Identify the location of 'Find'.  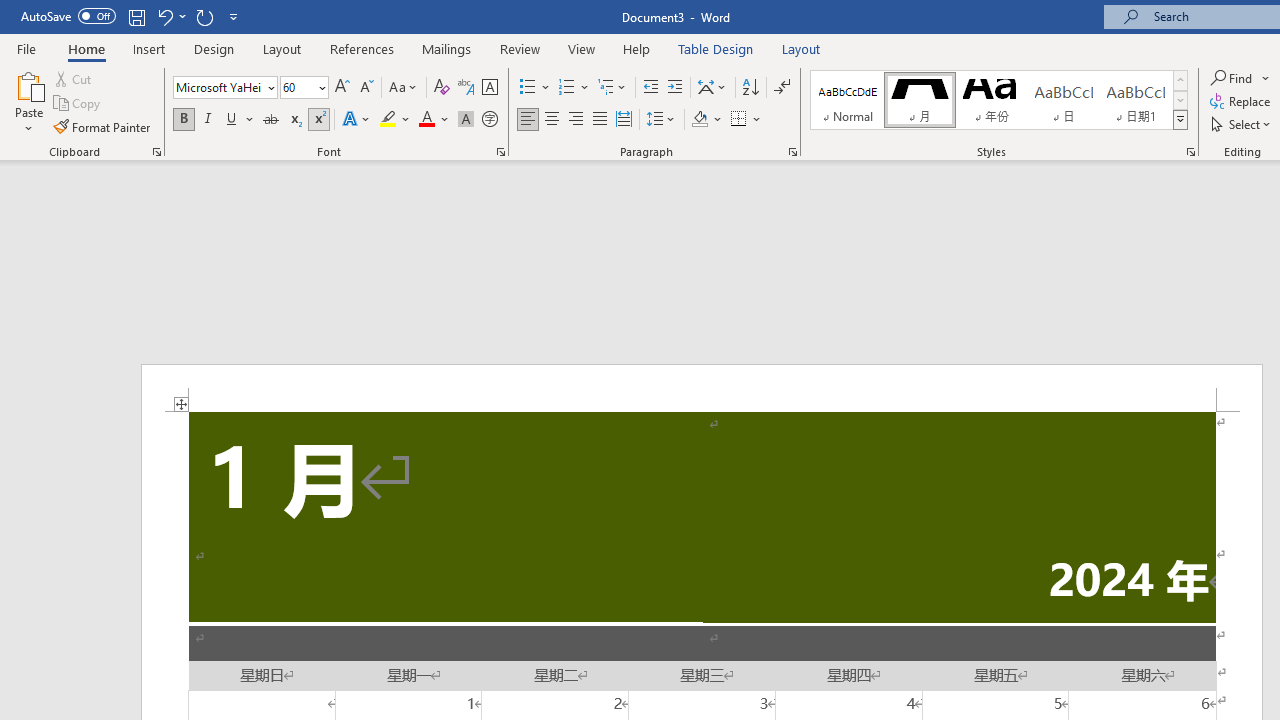
(1232, 77).